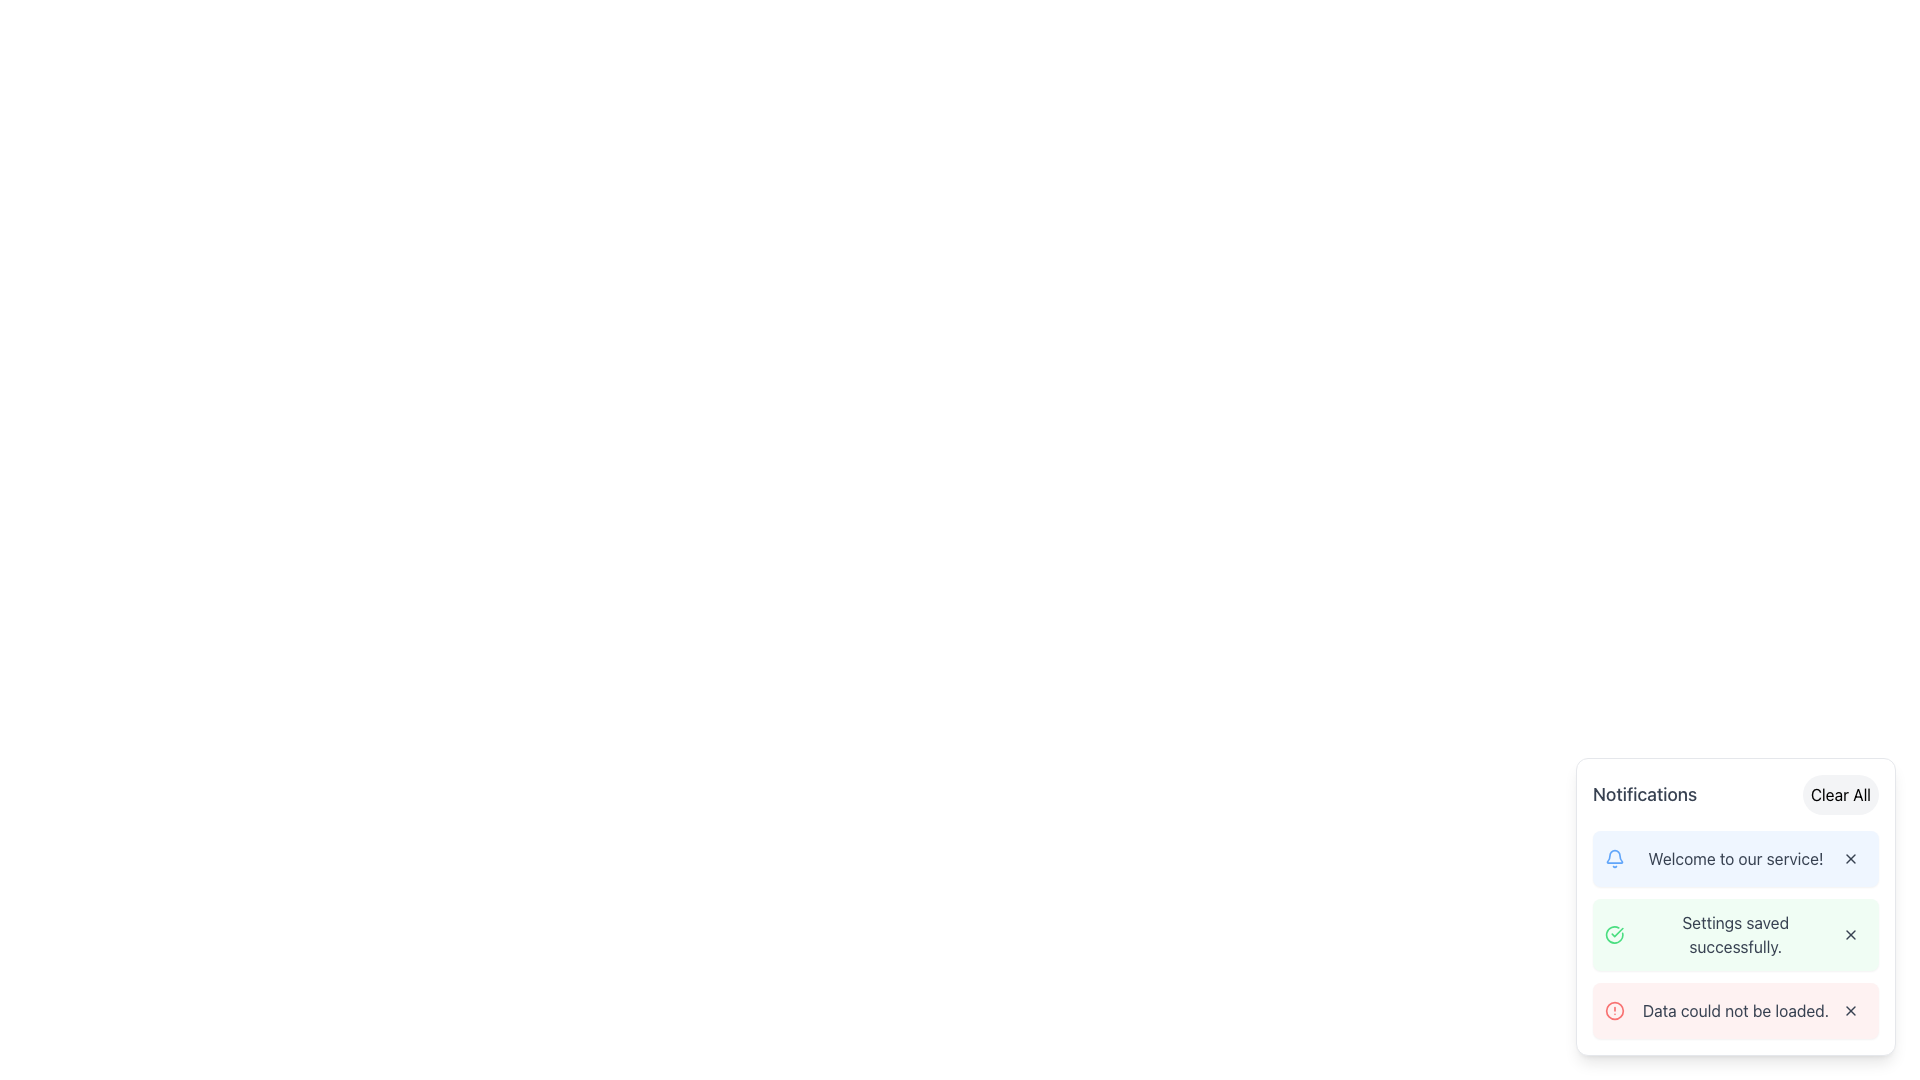 The height and width of the screenshot is (1080, 1920). I want to click on the error alert icon located in the bottommost notification item of the 'Notifications' popup, which is positioned to the left of the text 'Data could not be loaded.', so click(1614, 1010).